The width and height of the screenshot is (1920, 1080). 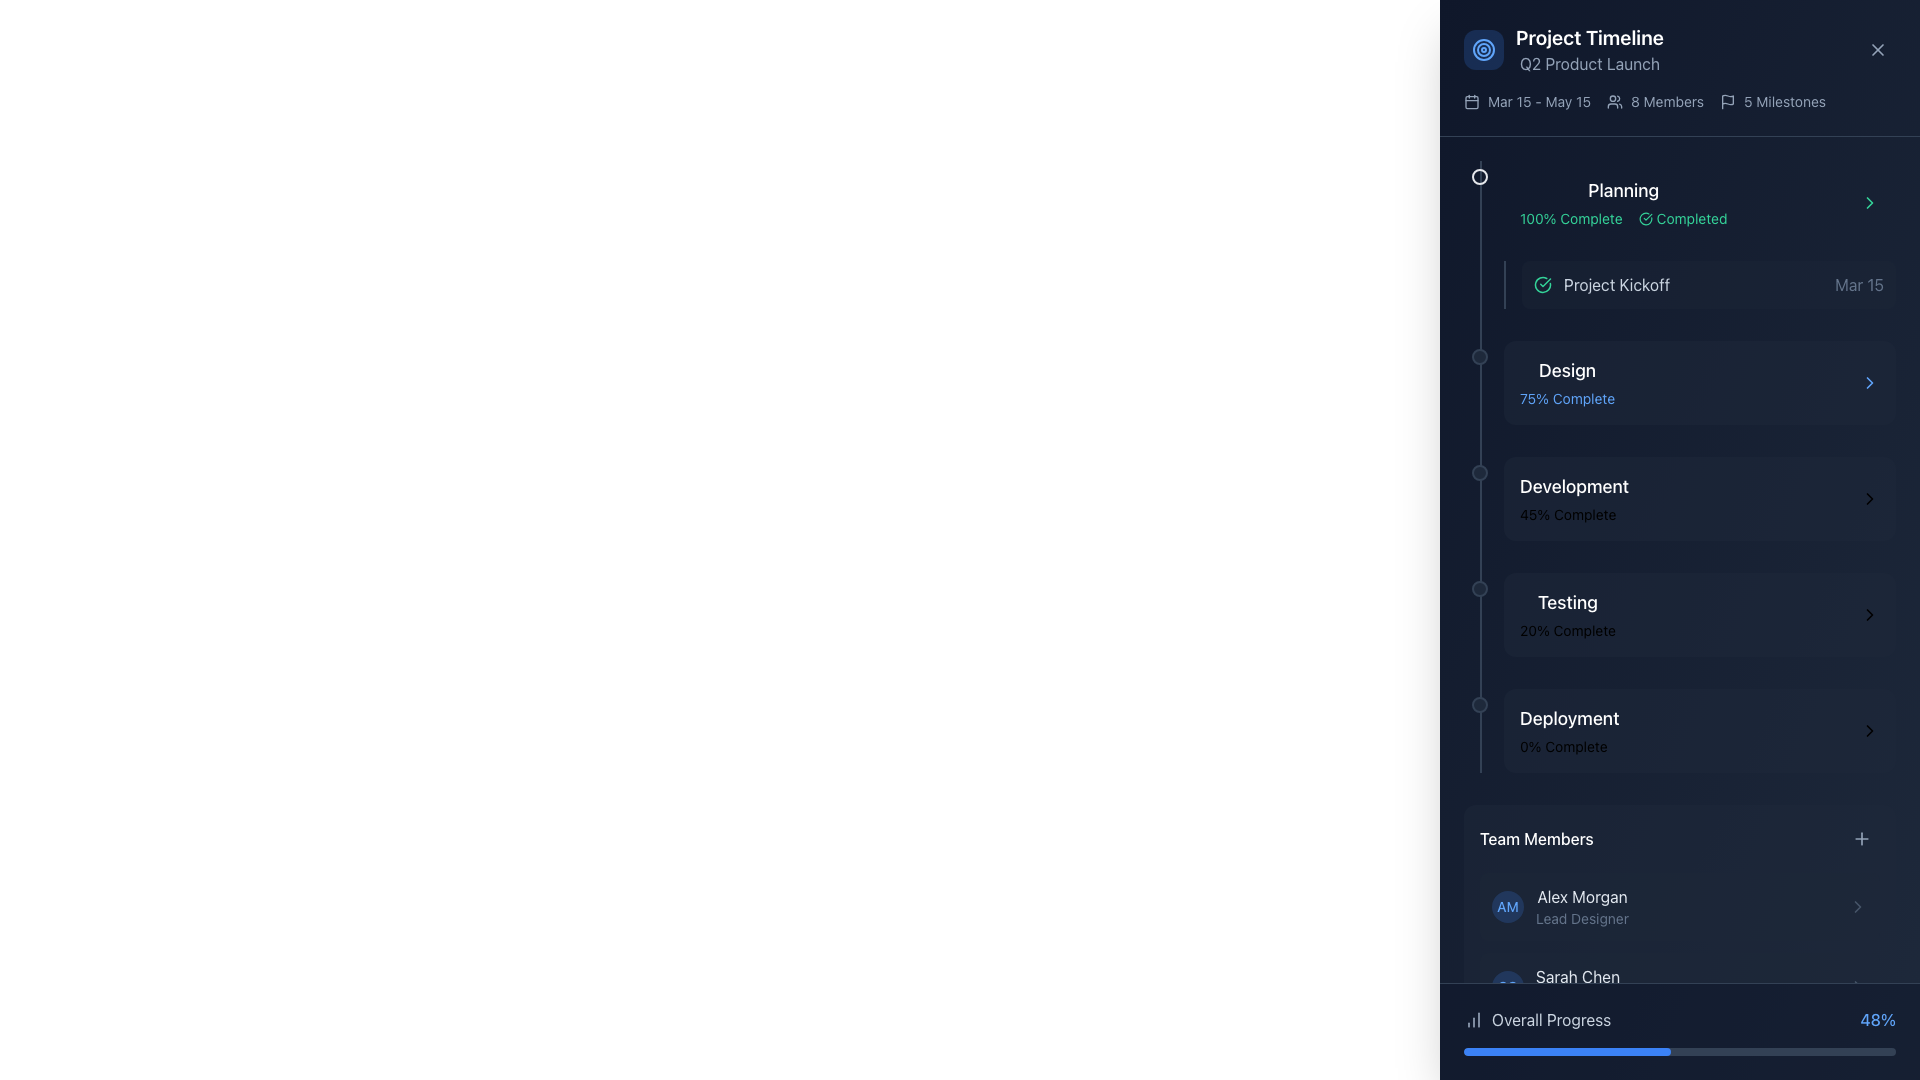 What do you see at coordinates (1550, 1019) in the screenshot?
I see `the text label displaying 'Overall Progress', which is located on the right-side column below the 'Team Members' section, adjacent to a chart icon and a numerical representation of progress` at bounding box center [1550, 1019].